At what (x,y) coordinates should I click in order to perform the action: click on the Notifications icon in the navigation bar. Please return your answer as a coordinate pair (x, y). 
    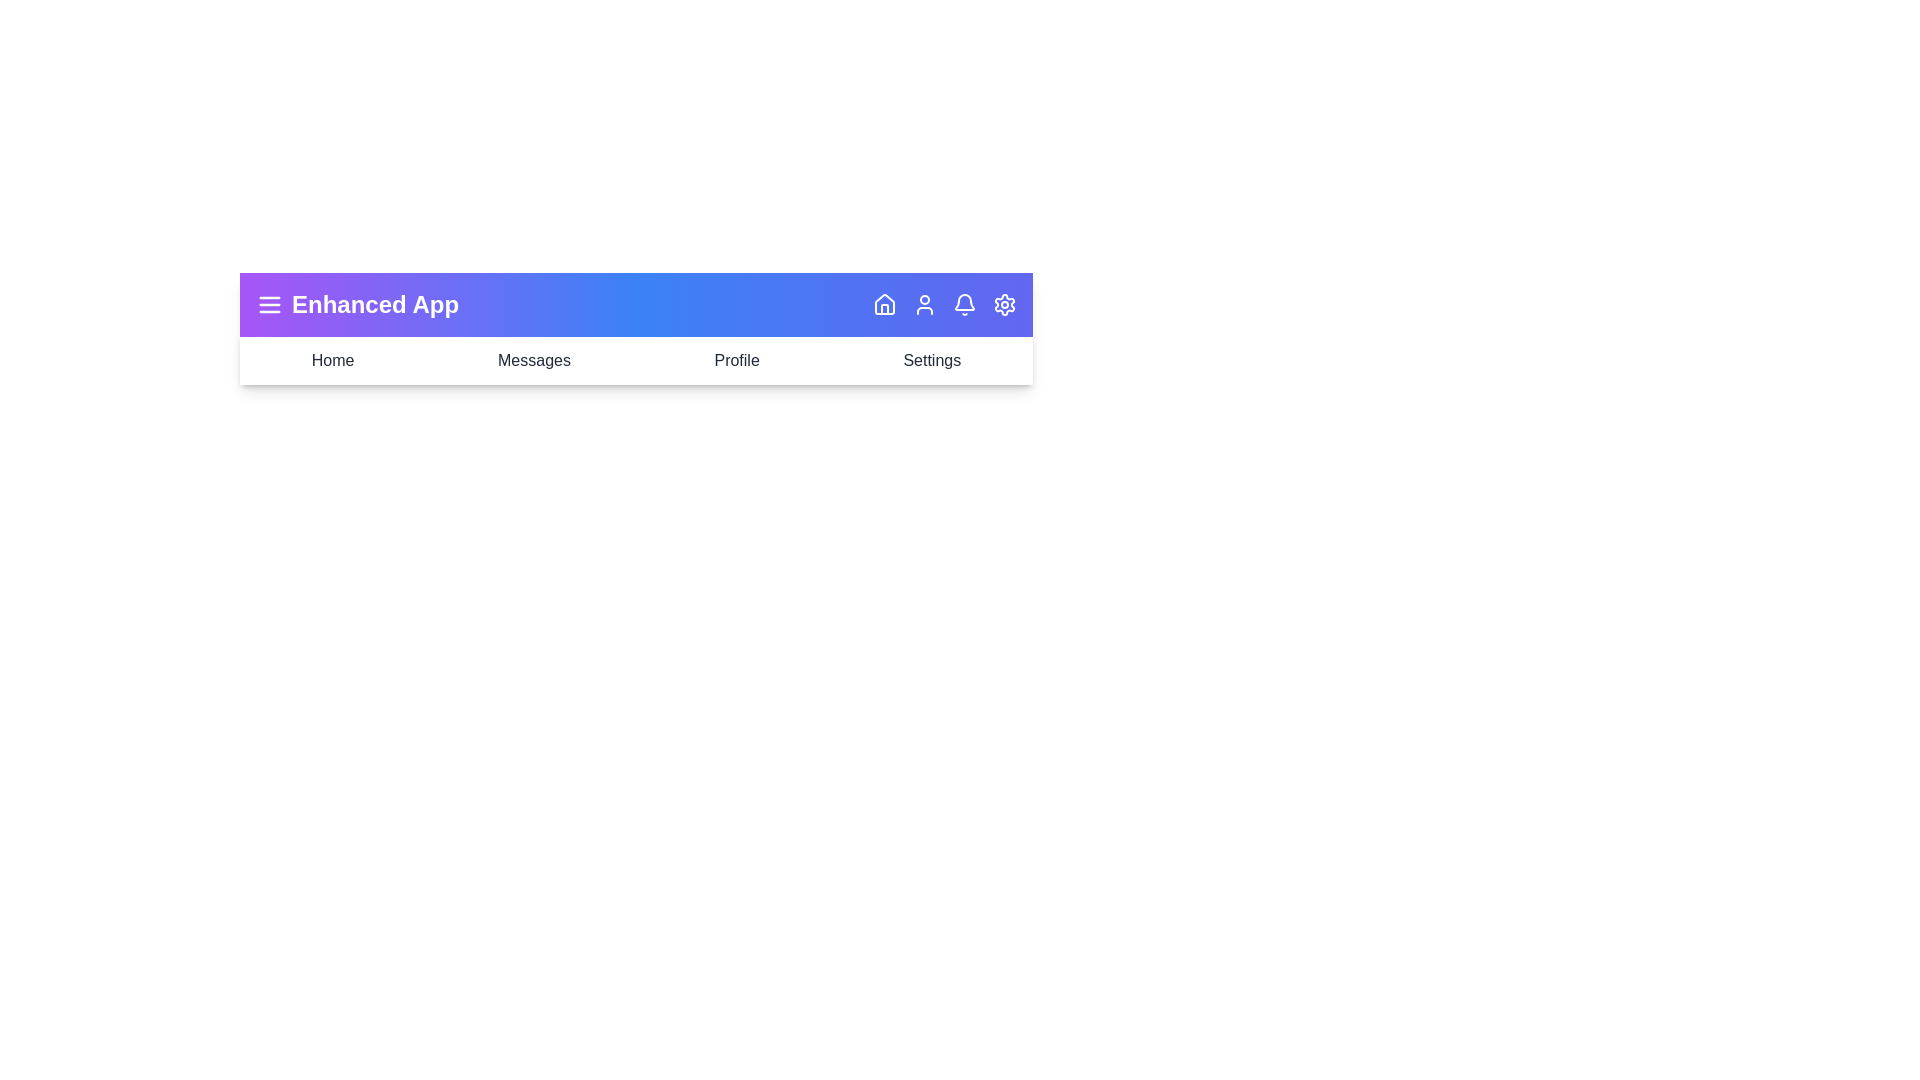
    Looking at the image, I should click on (964, 304).